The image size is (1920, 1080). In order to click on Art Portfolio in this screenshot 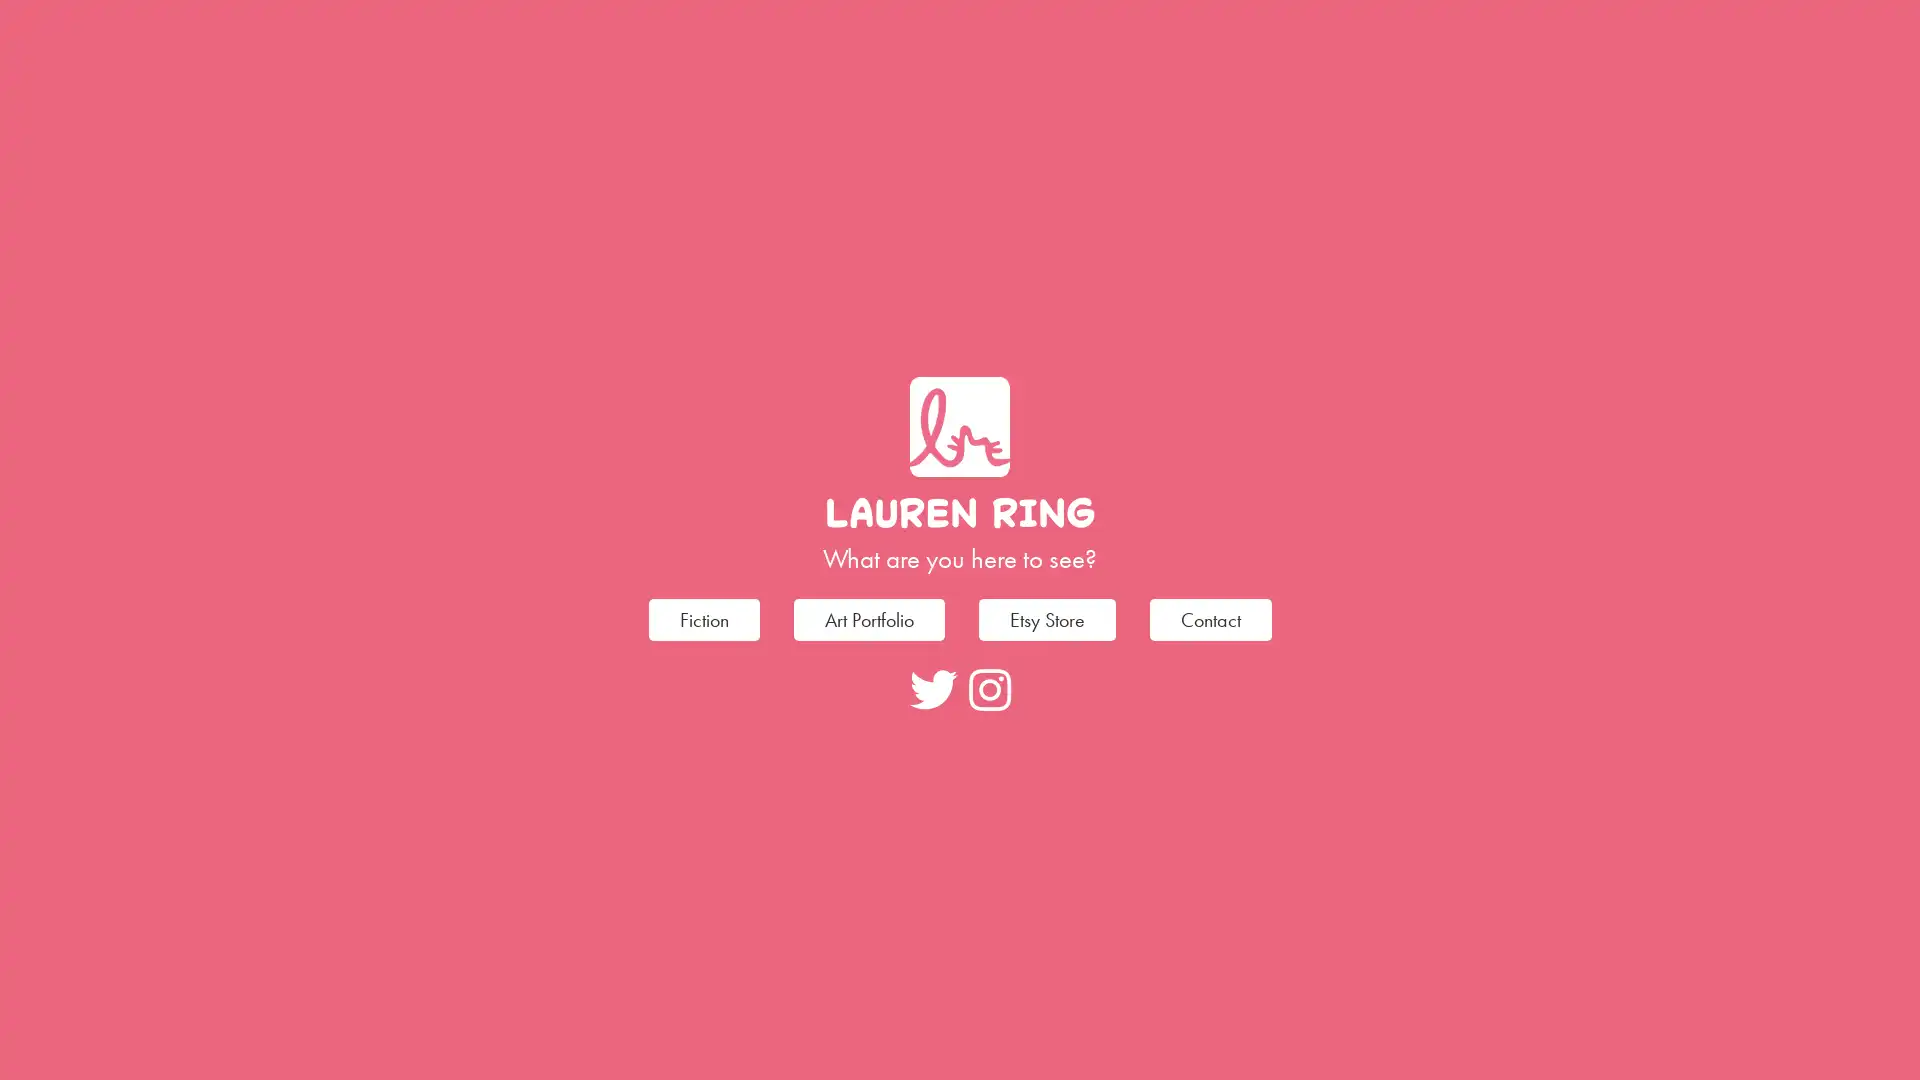, I will do `click(868, 617)`.